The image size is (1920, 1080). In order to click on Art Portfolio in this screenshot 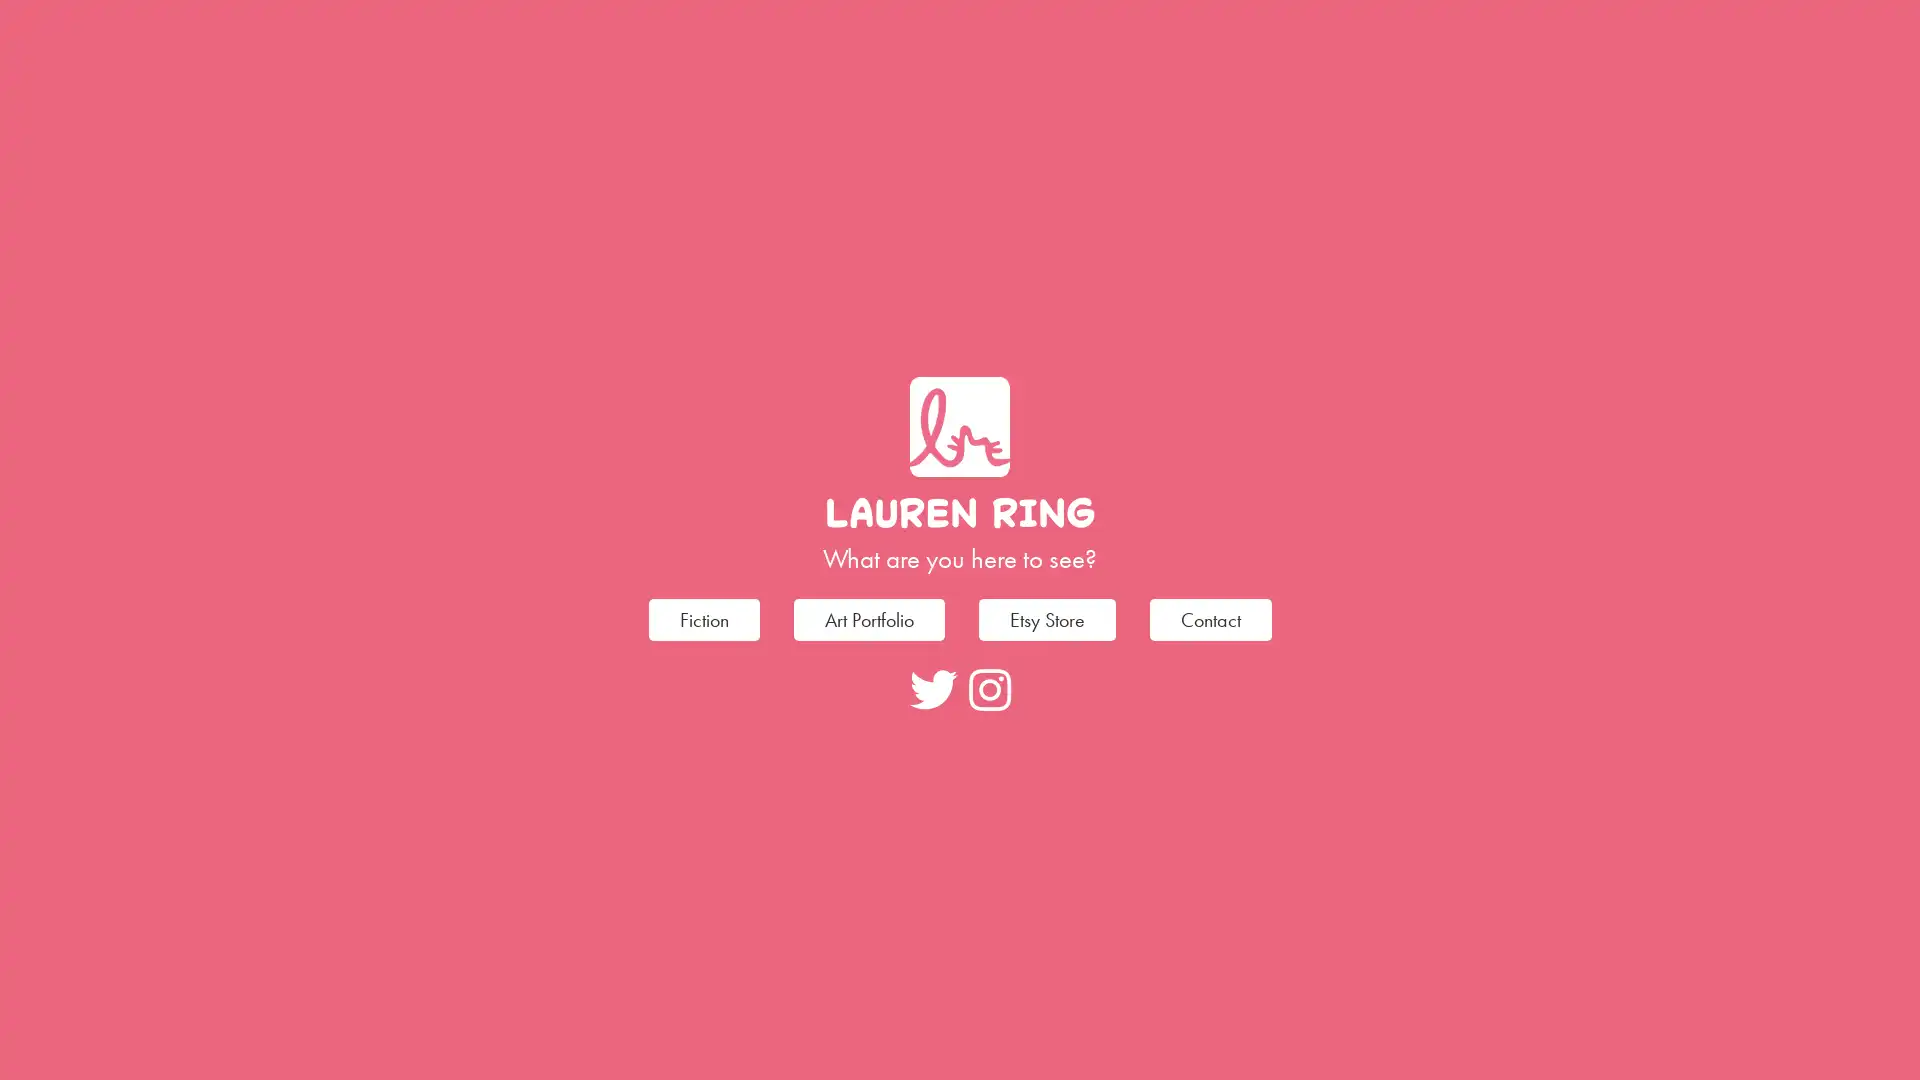, I will do `click(868, 617)`.